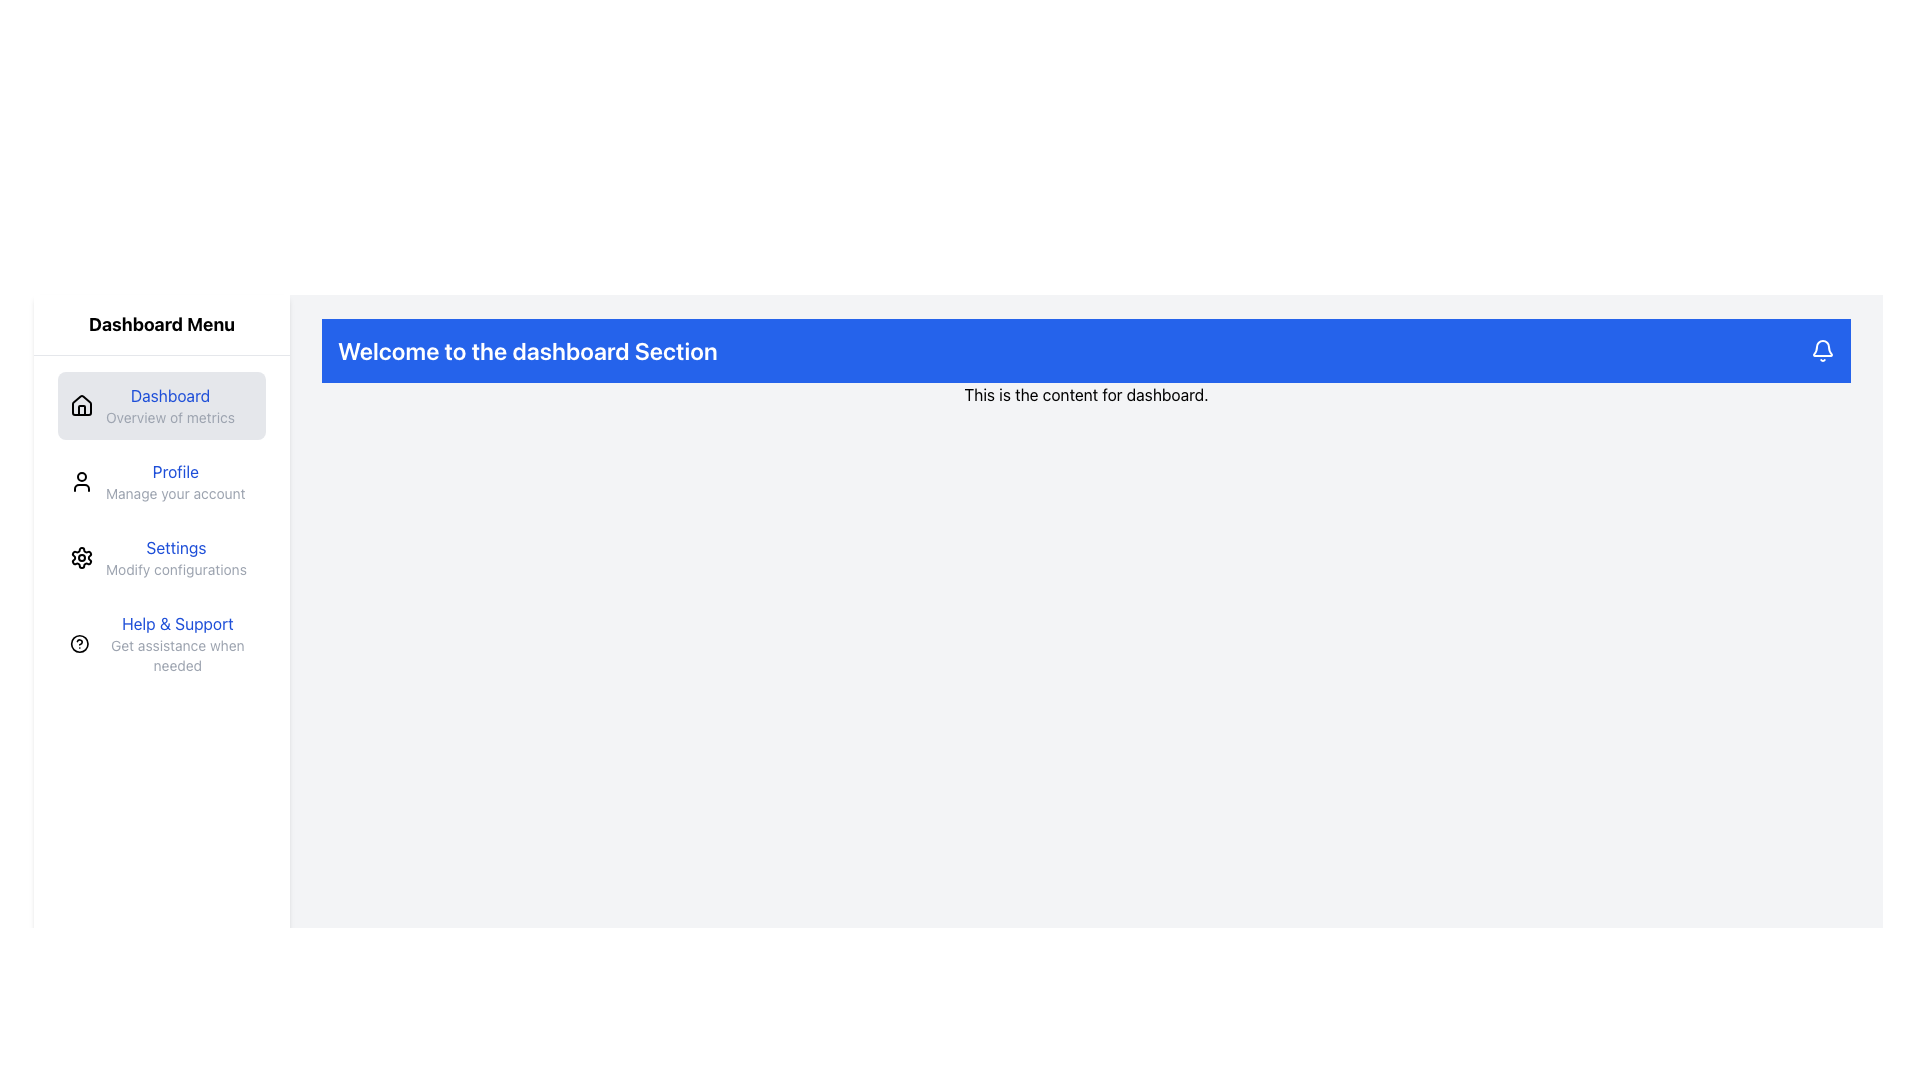 This screenshot has height=1080, width=1920. What do you see at coordinates (176, 570) in the screenshot?
I see `text label that says 'Modify configurations', which is styled with a small font size and gray color, located below the 'Settings' label in the left-hand sidebar` at bounding box center [176, 570].